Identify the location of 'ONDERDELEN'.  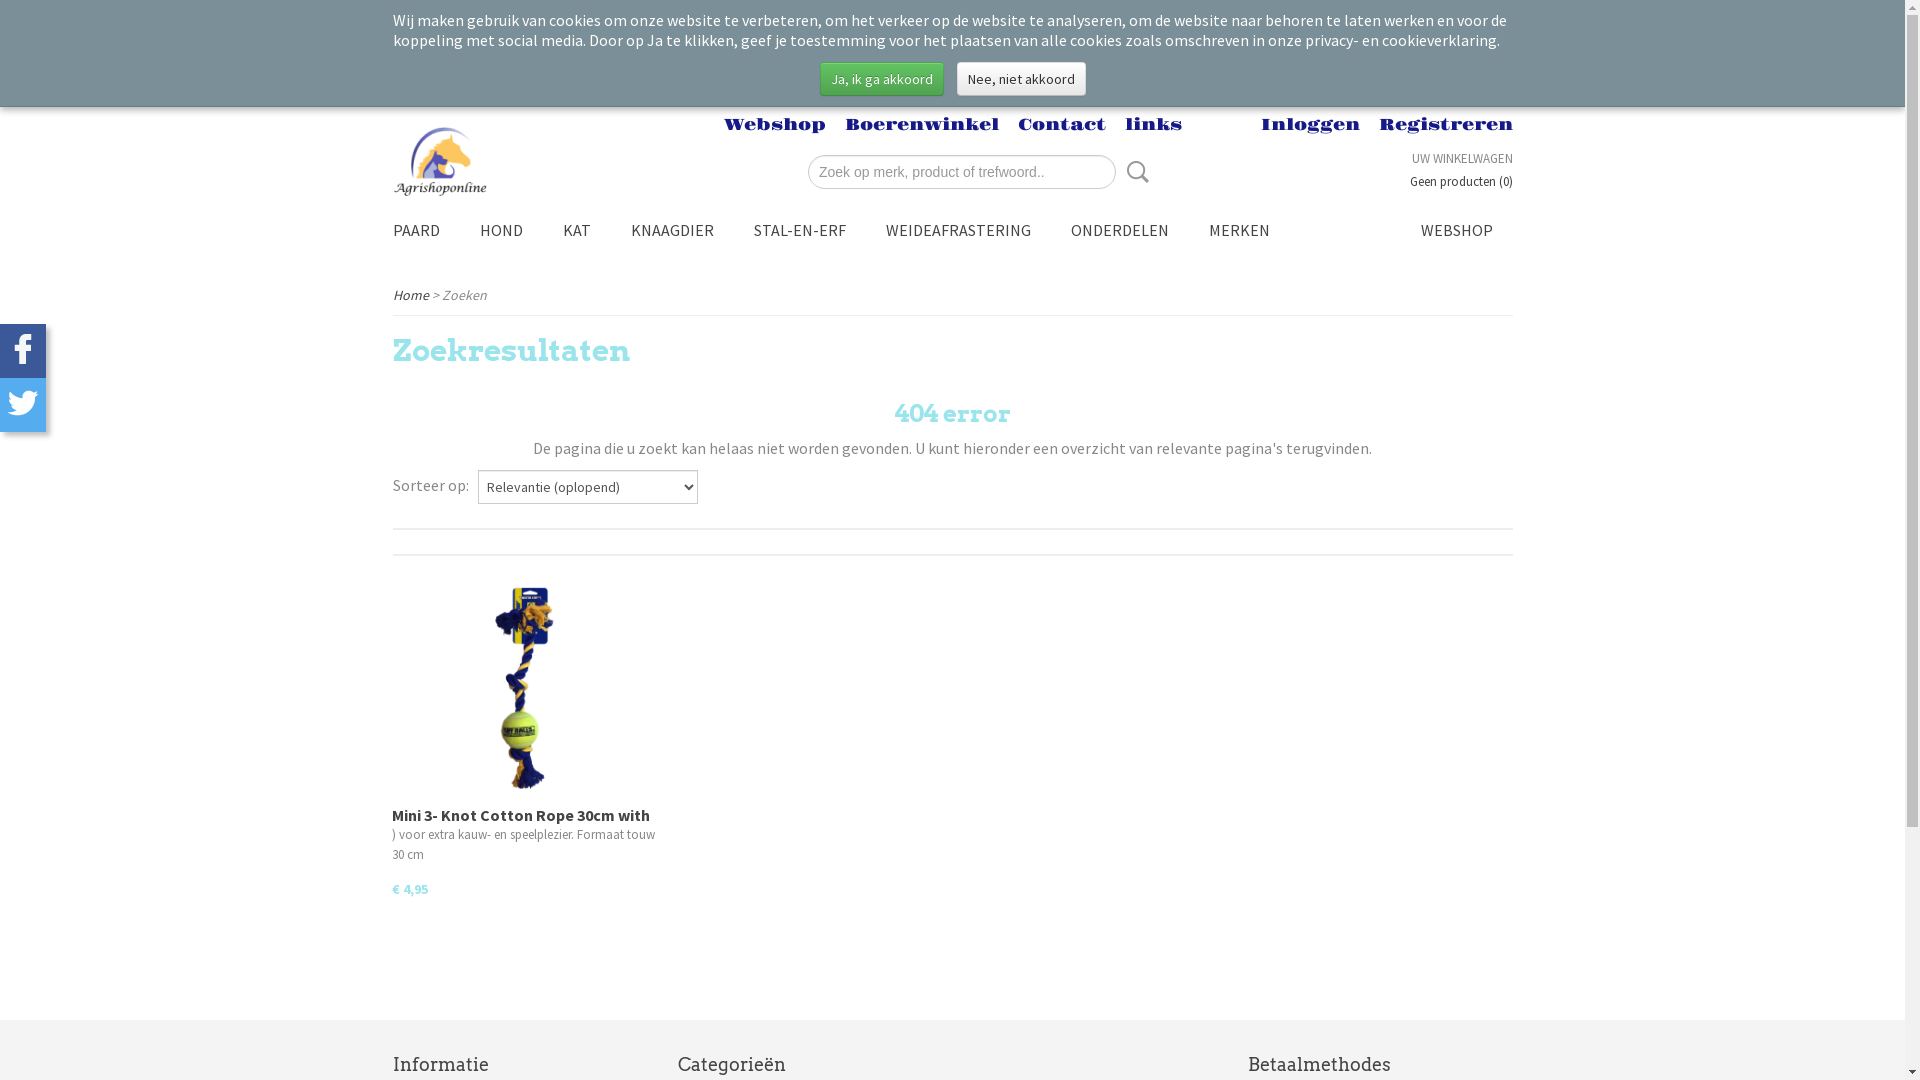
(1117, 229).